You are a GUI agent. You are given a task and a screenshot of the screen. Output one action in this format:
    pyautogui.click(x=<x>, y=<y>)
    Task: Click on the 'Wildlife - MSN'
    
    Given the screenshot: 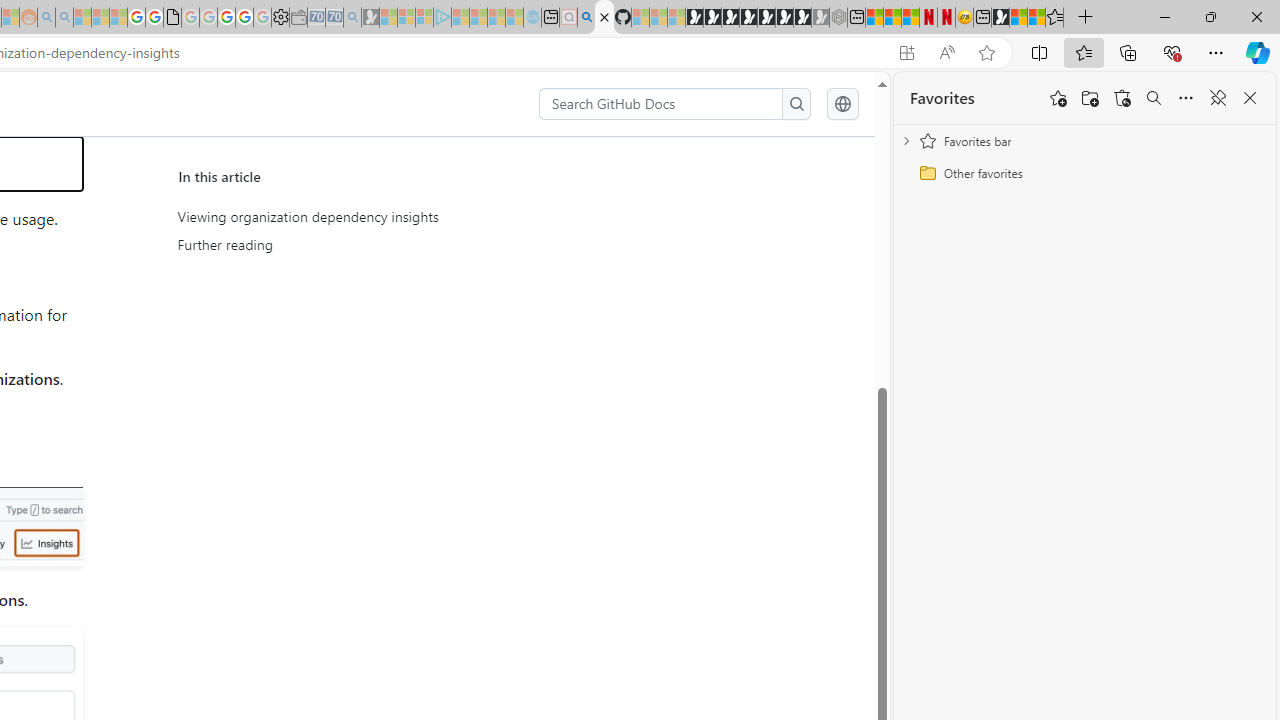 What is the action you would take?
    pyautogui.click(x=1018, y=17)
    